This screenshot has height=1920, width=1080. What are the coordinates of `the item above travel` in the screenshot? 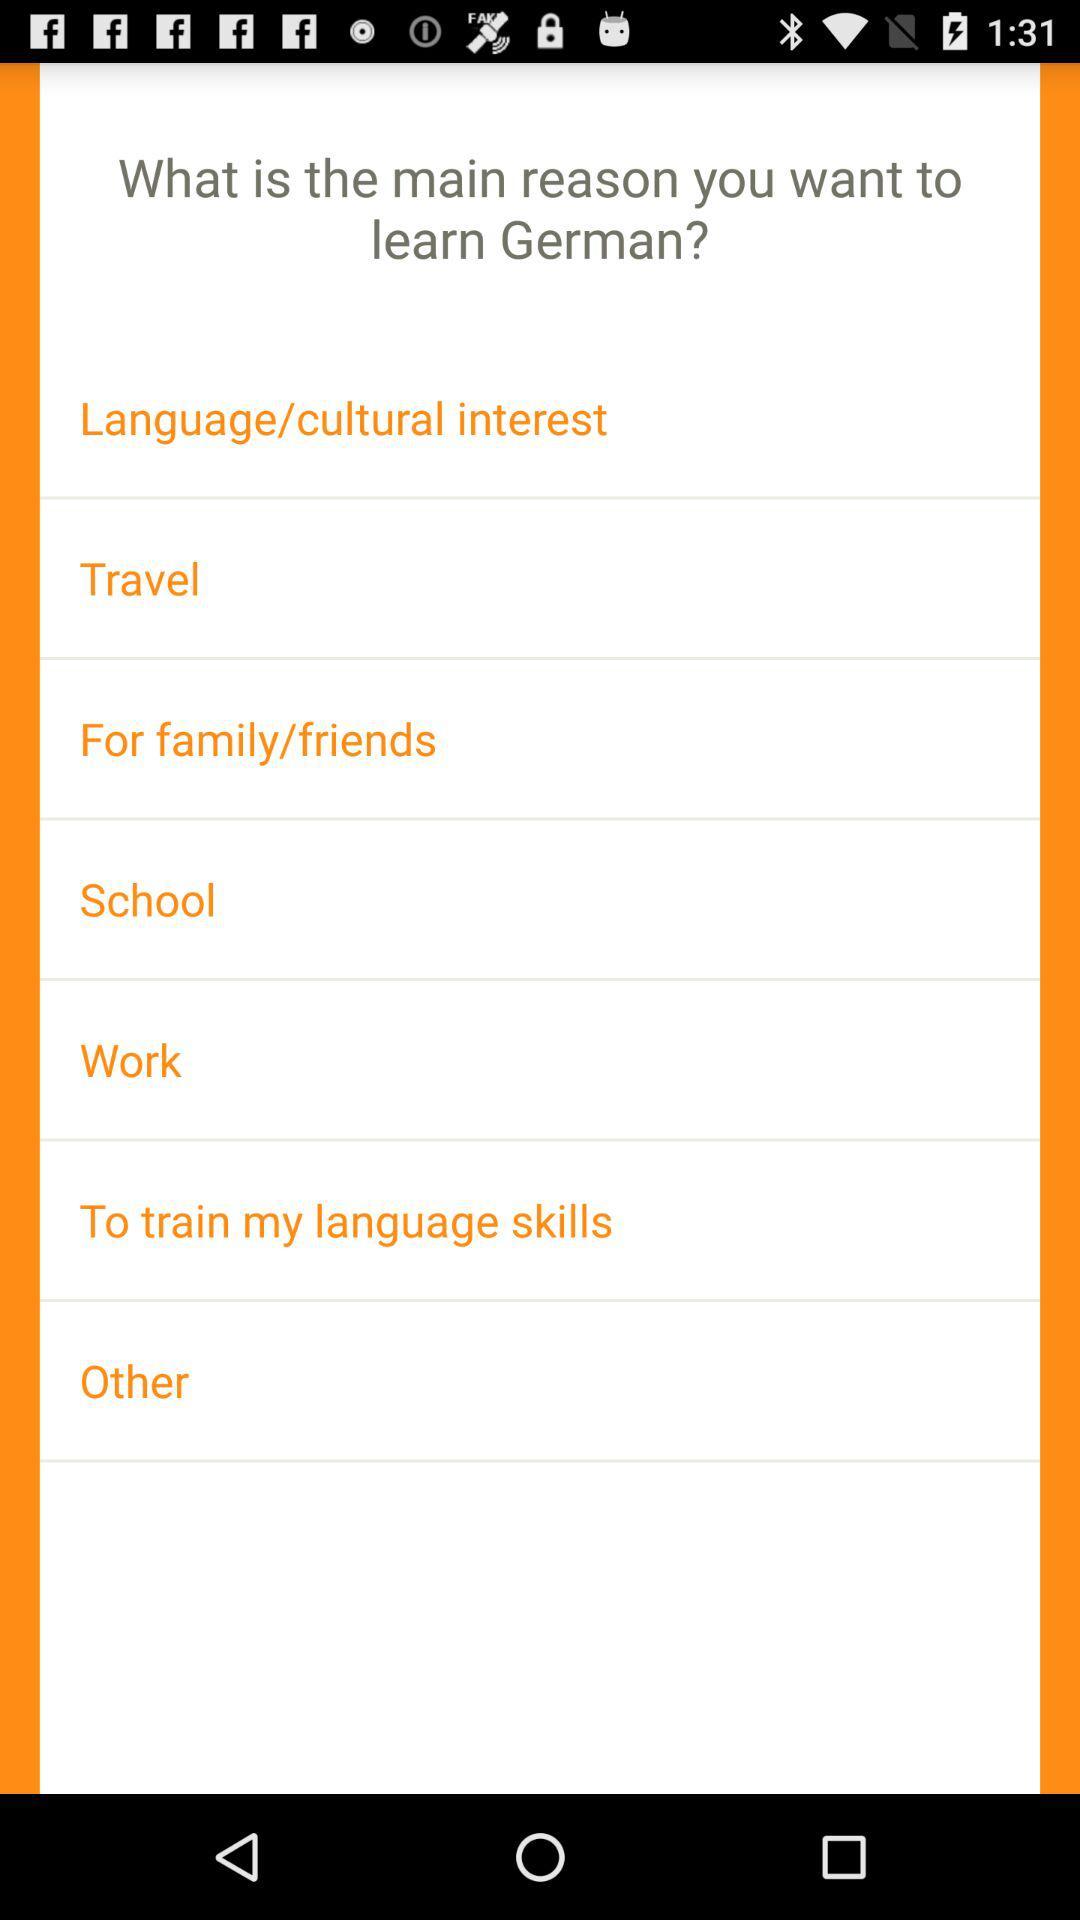 It's located at (540, 416).